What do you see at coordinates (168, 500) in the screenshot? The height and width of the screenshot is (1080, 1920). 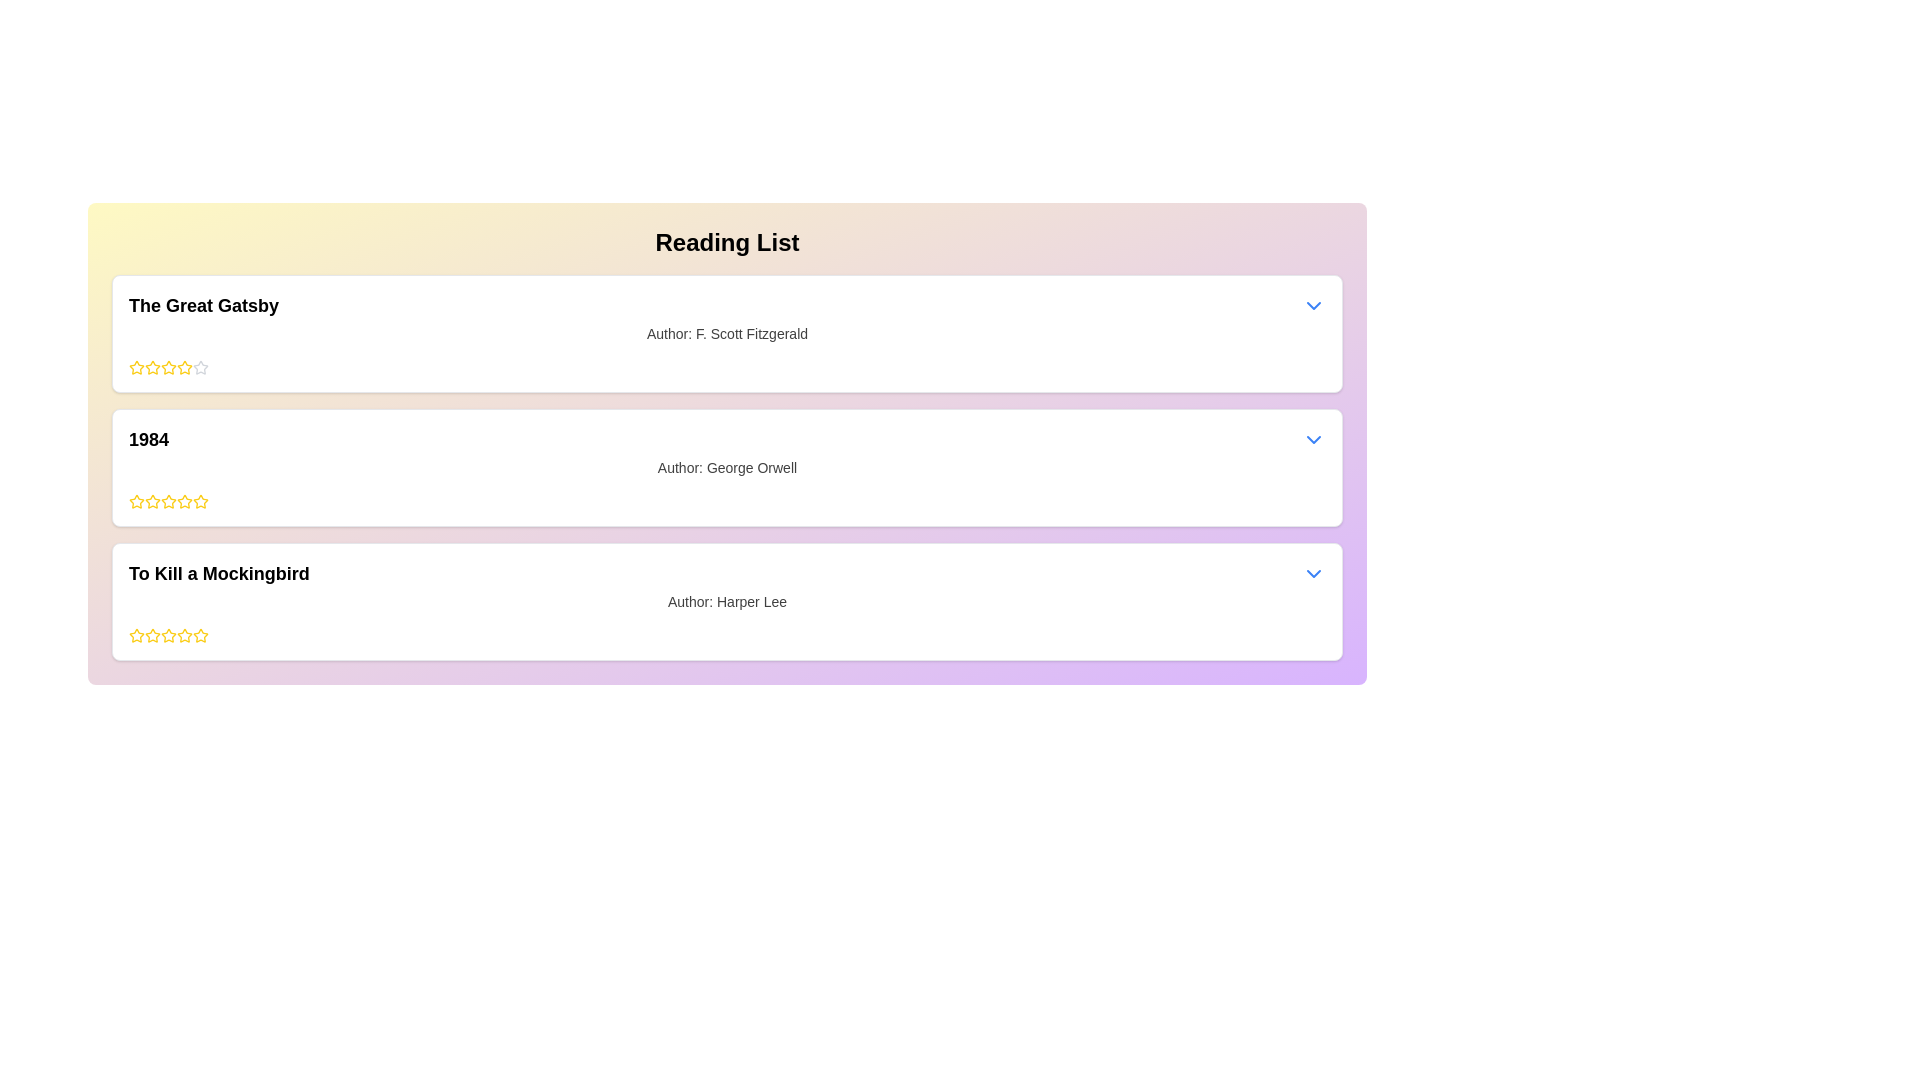 I see `the third rating star under the text '1984' in the 'Reading List' interface` at bounding box center [168, 500].